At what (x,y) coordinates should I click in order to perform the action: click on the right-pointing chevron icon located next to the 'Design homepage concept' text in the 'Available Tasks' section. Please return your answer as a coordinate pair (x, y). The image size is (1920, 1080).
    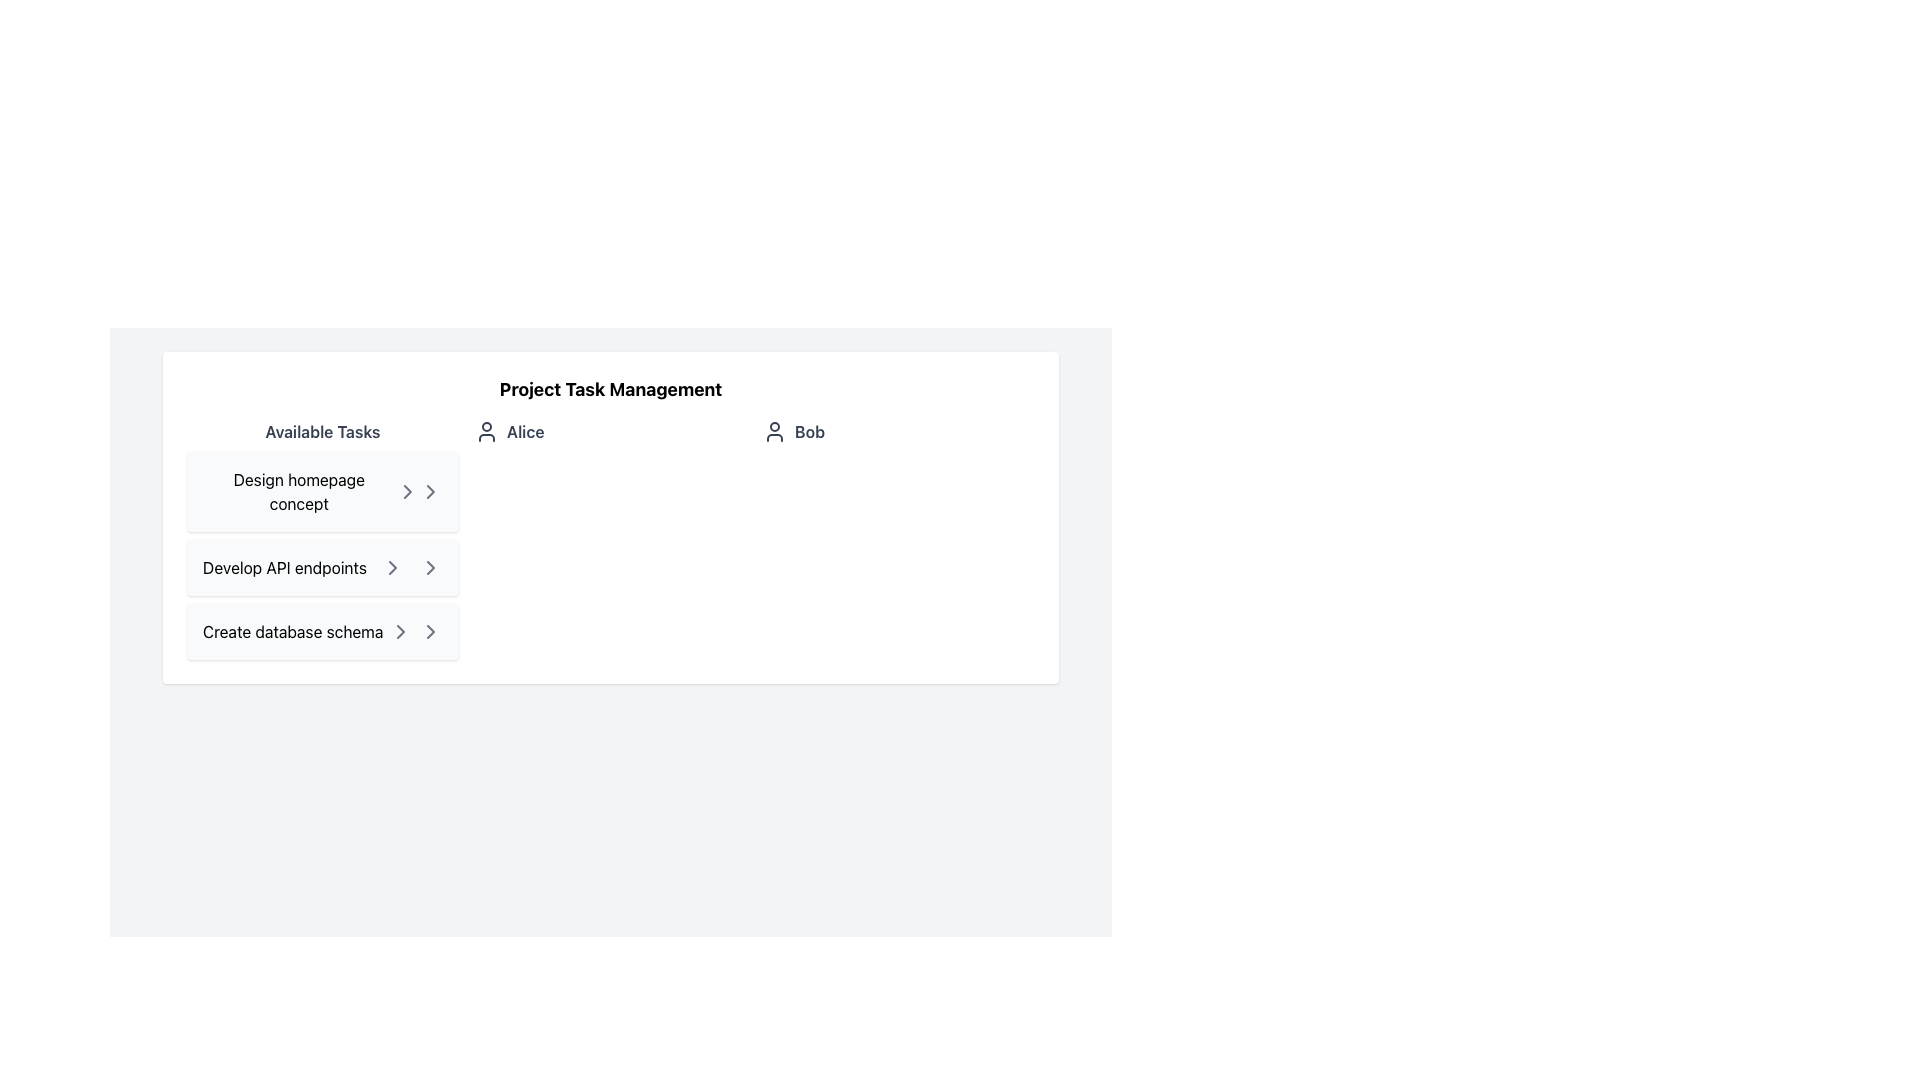
    Looking at the image, I should click on (430, 492).